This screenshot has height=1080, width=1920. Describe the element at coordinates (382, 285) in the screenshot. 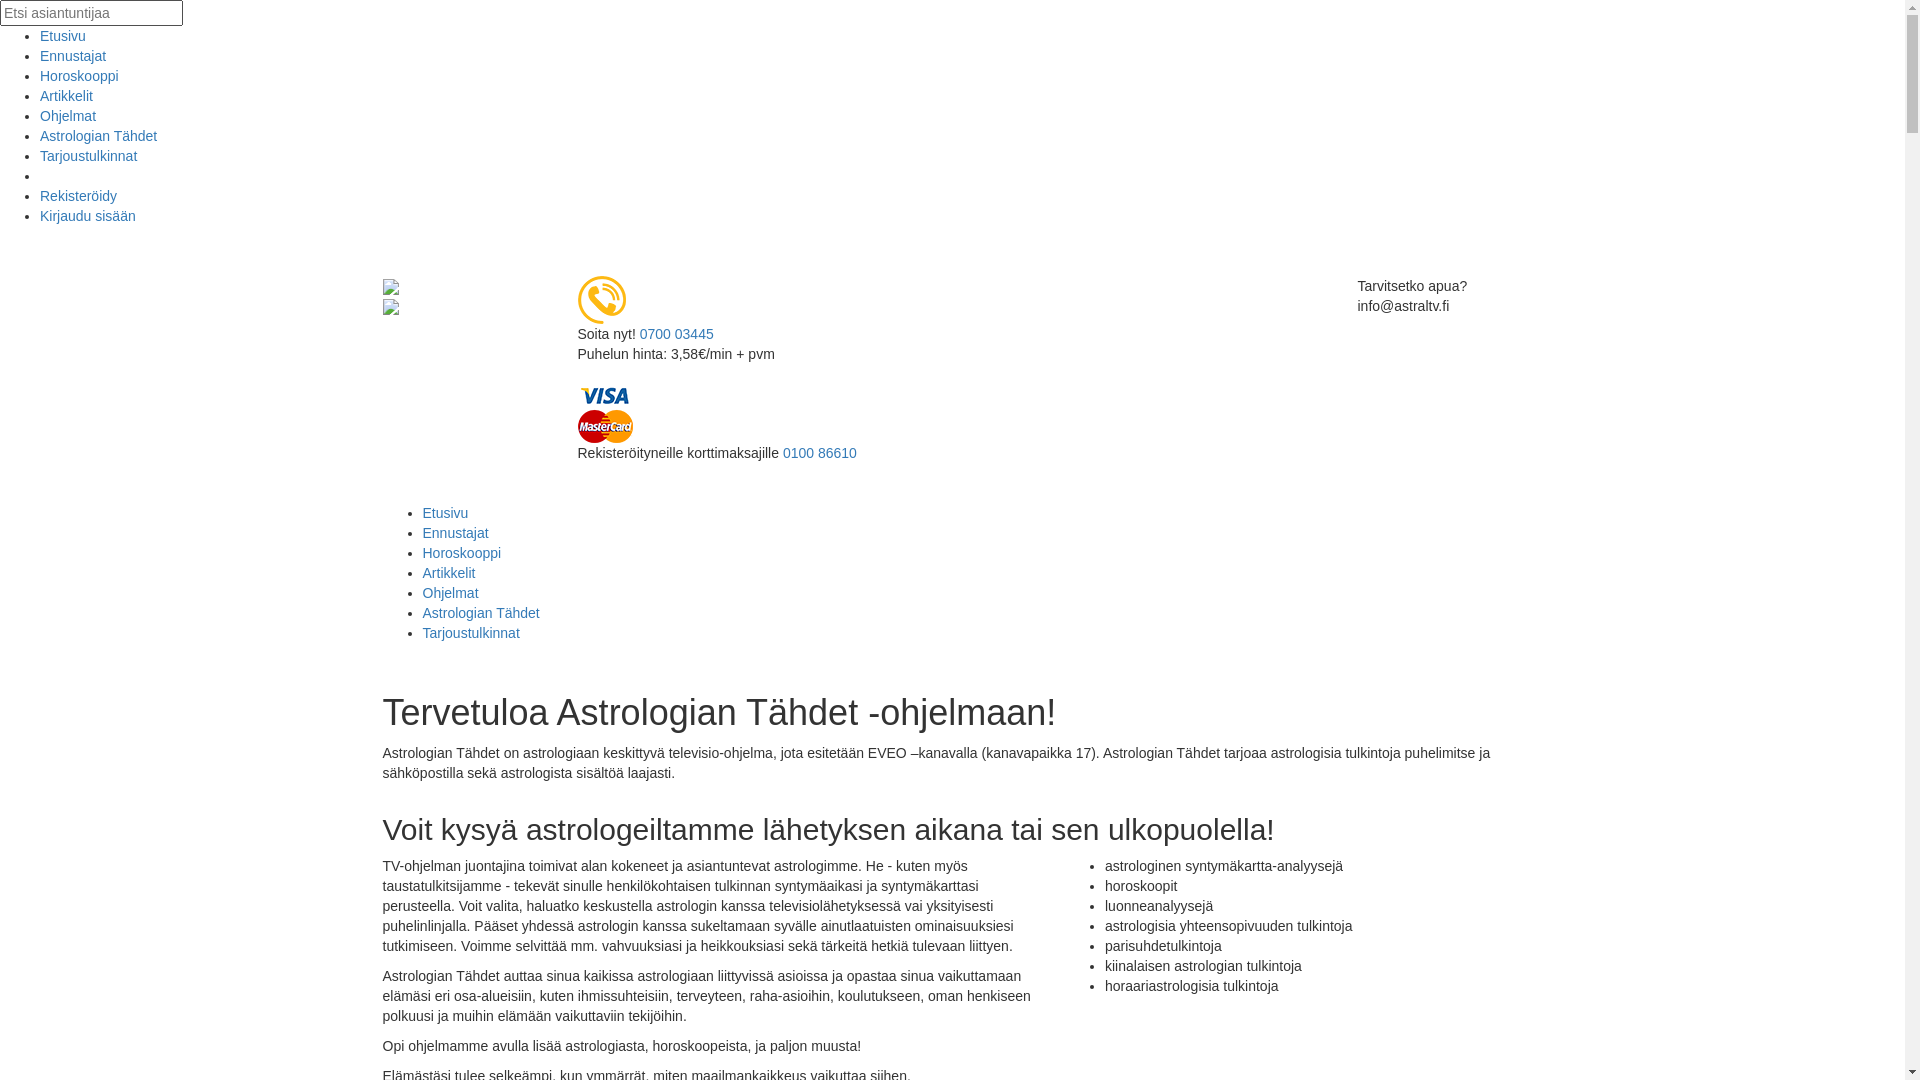

I see `'www.astraltv.fi - Finland - Finish'` at that location.